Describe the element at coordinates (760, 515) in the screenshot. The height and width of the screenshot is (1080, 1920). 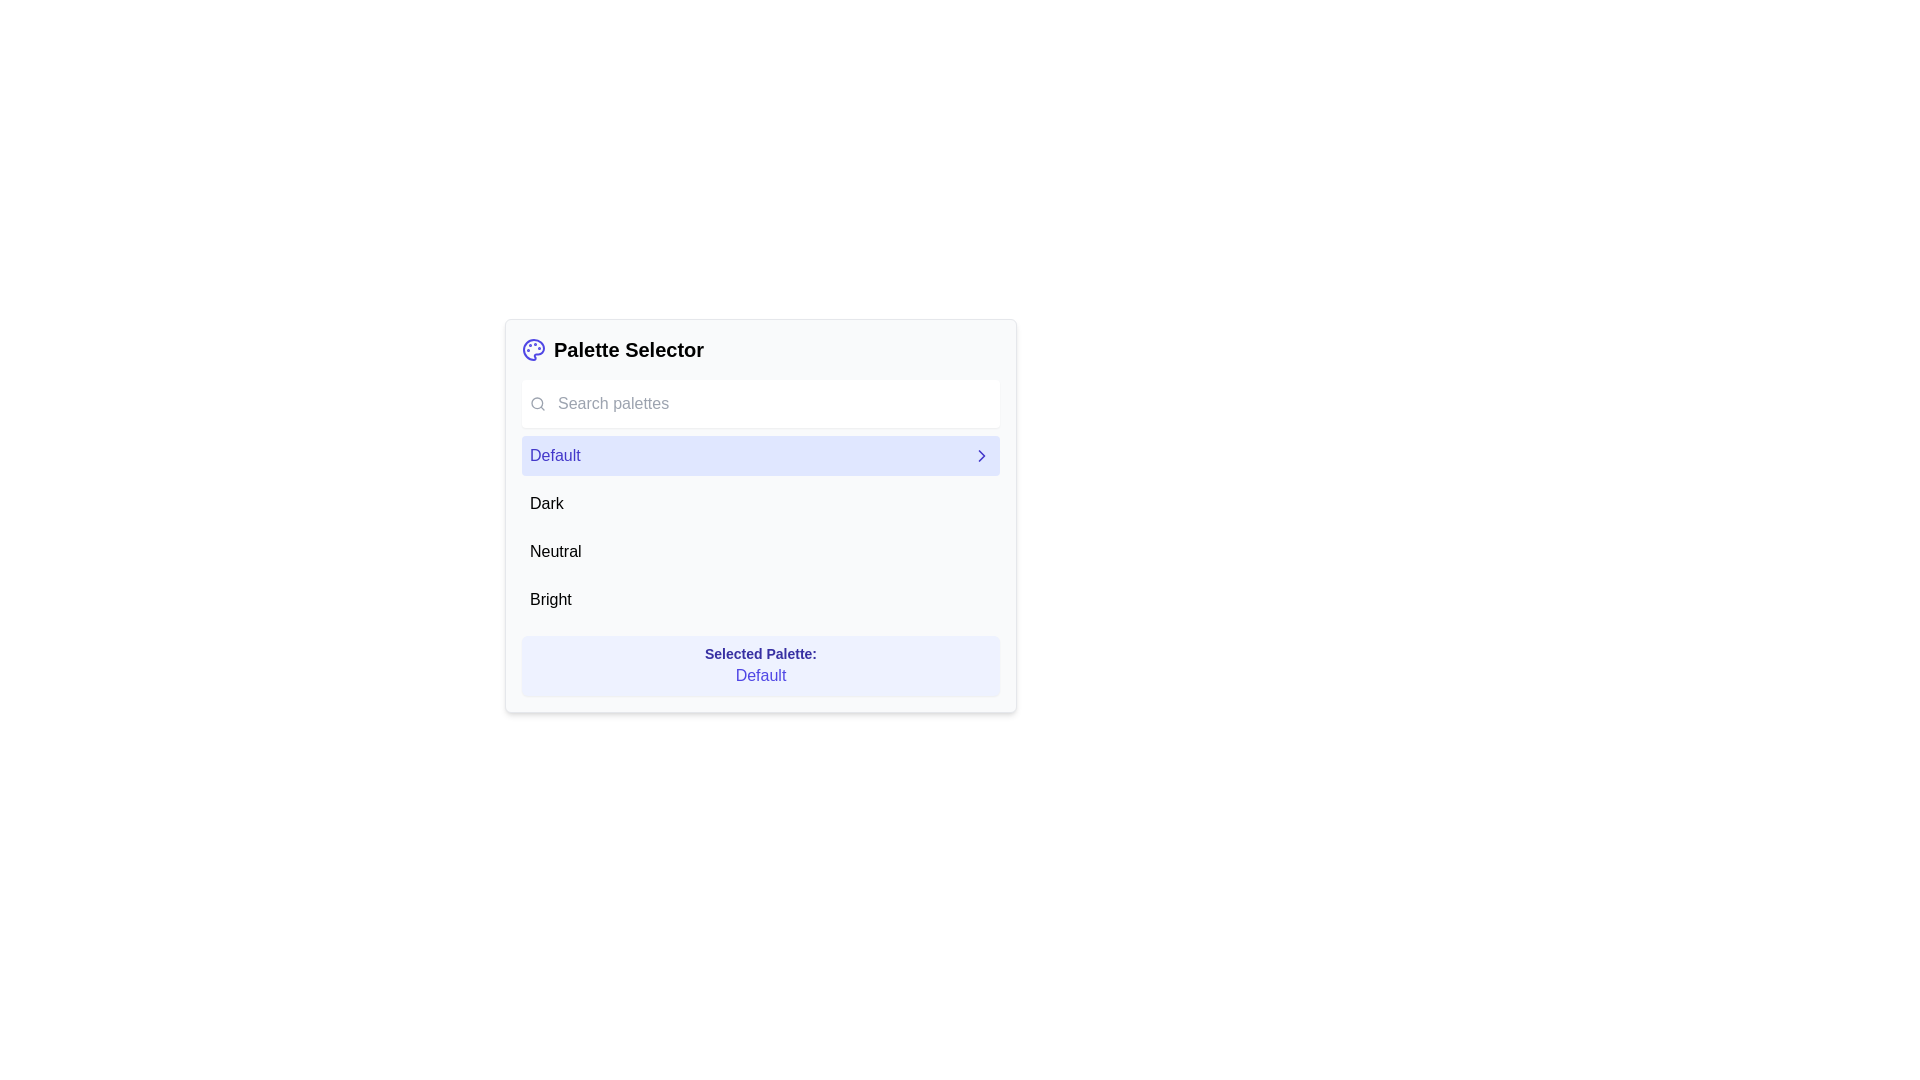
I see `the color theme options in the palette selection interface` at that location.